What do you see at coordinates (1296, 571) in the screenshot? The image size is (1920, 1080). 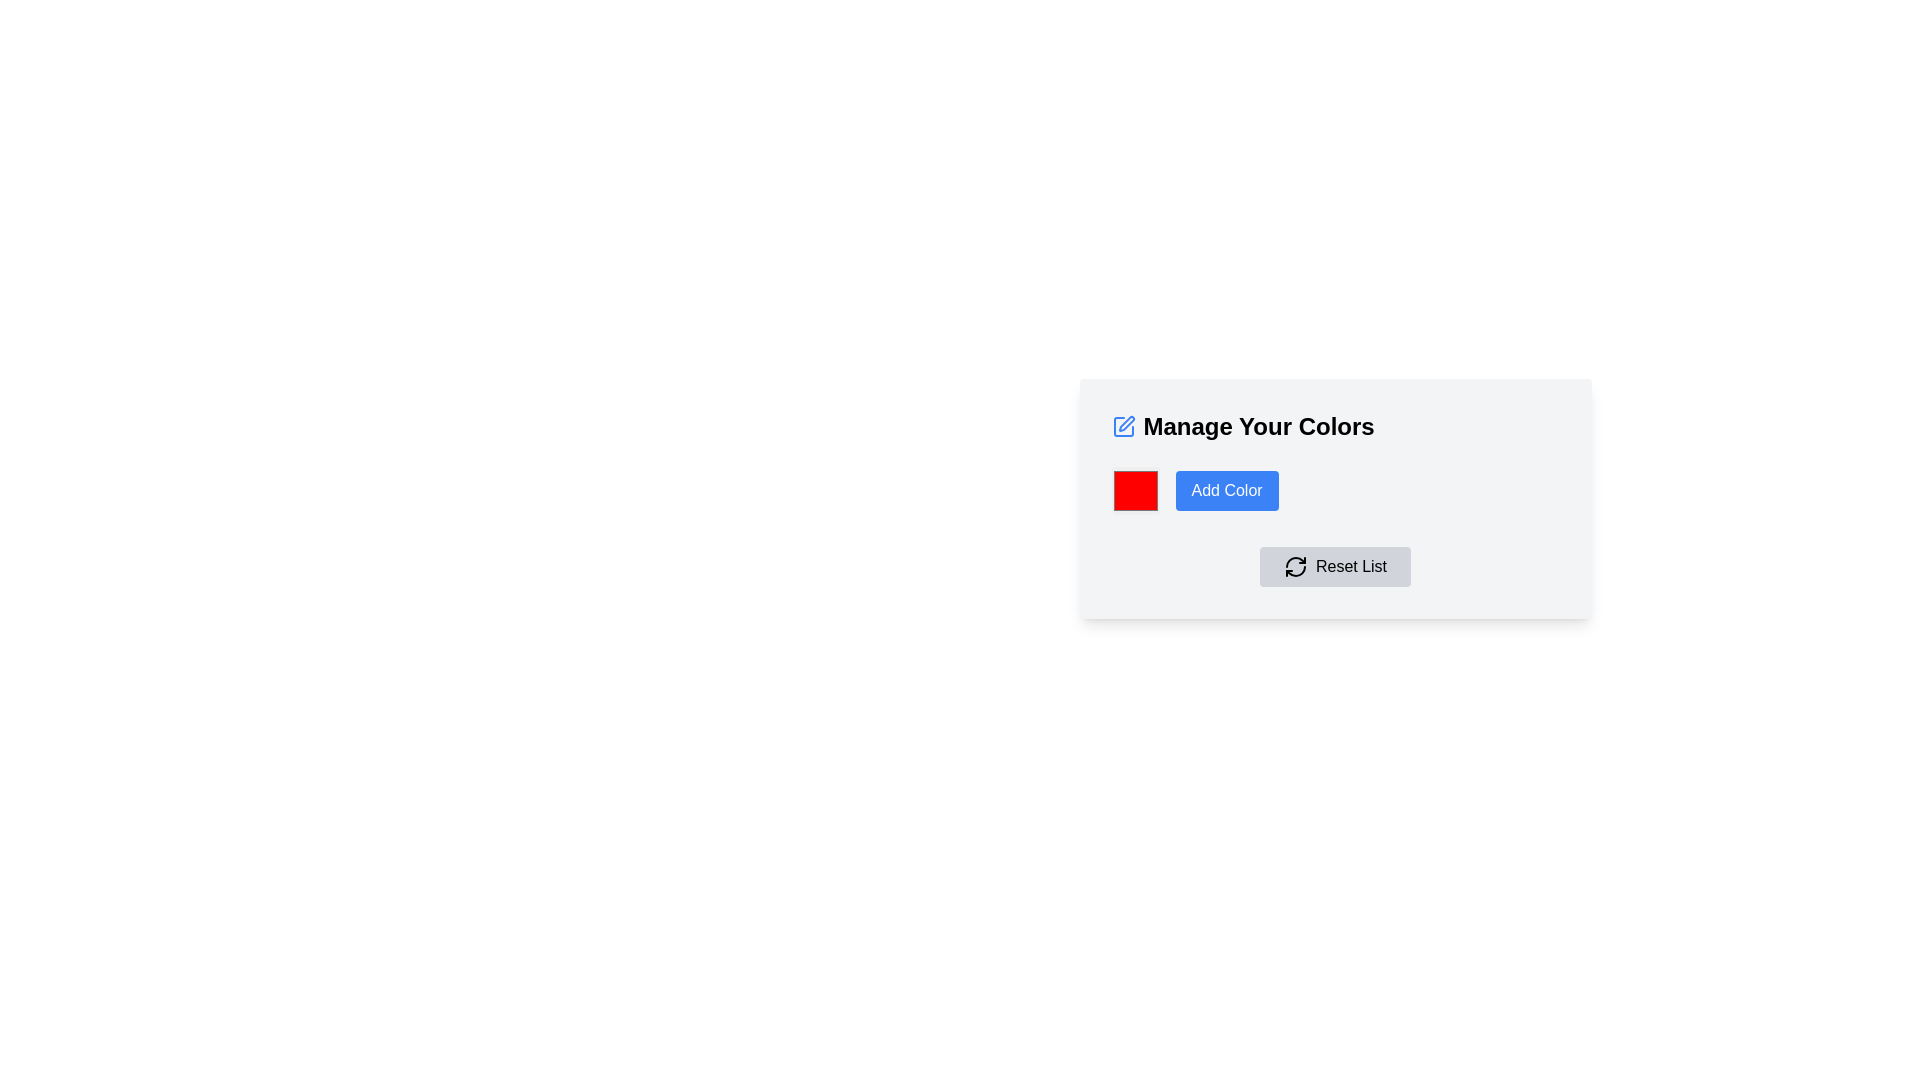 I see `the lower curved part of the circular arrow icon, which is styled with a thin black stroke and is part of the refresh or reload icon, located to the right of the 'Reset List' button` at bounding box center [1296, 571].